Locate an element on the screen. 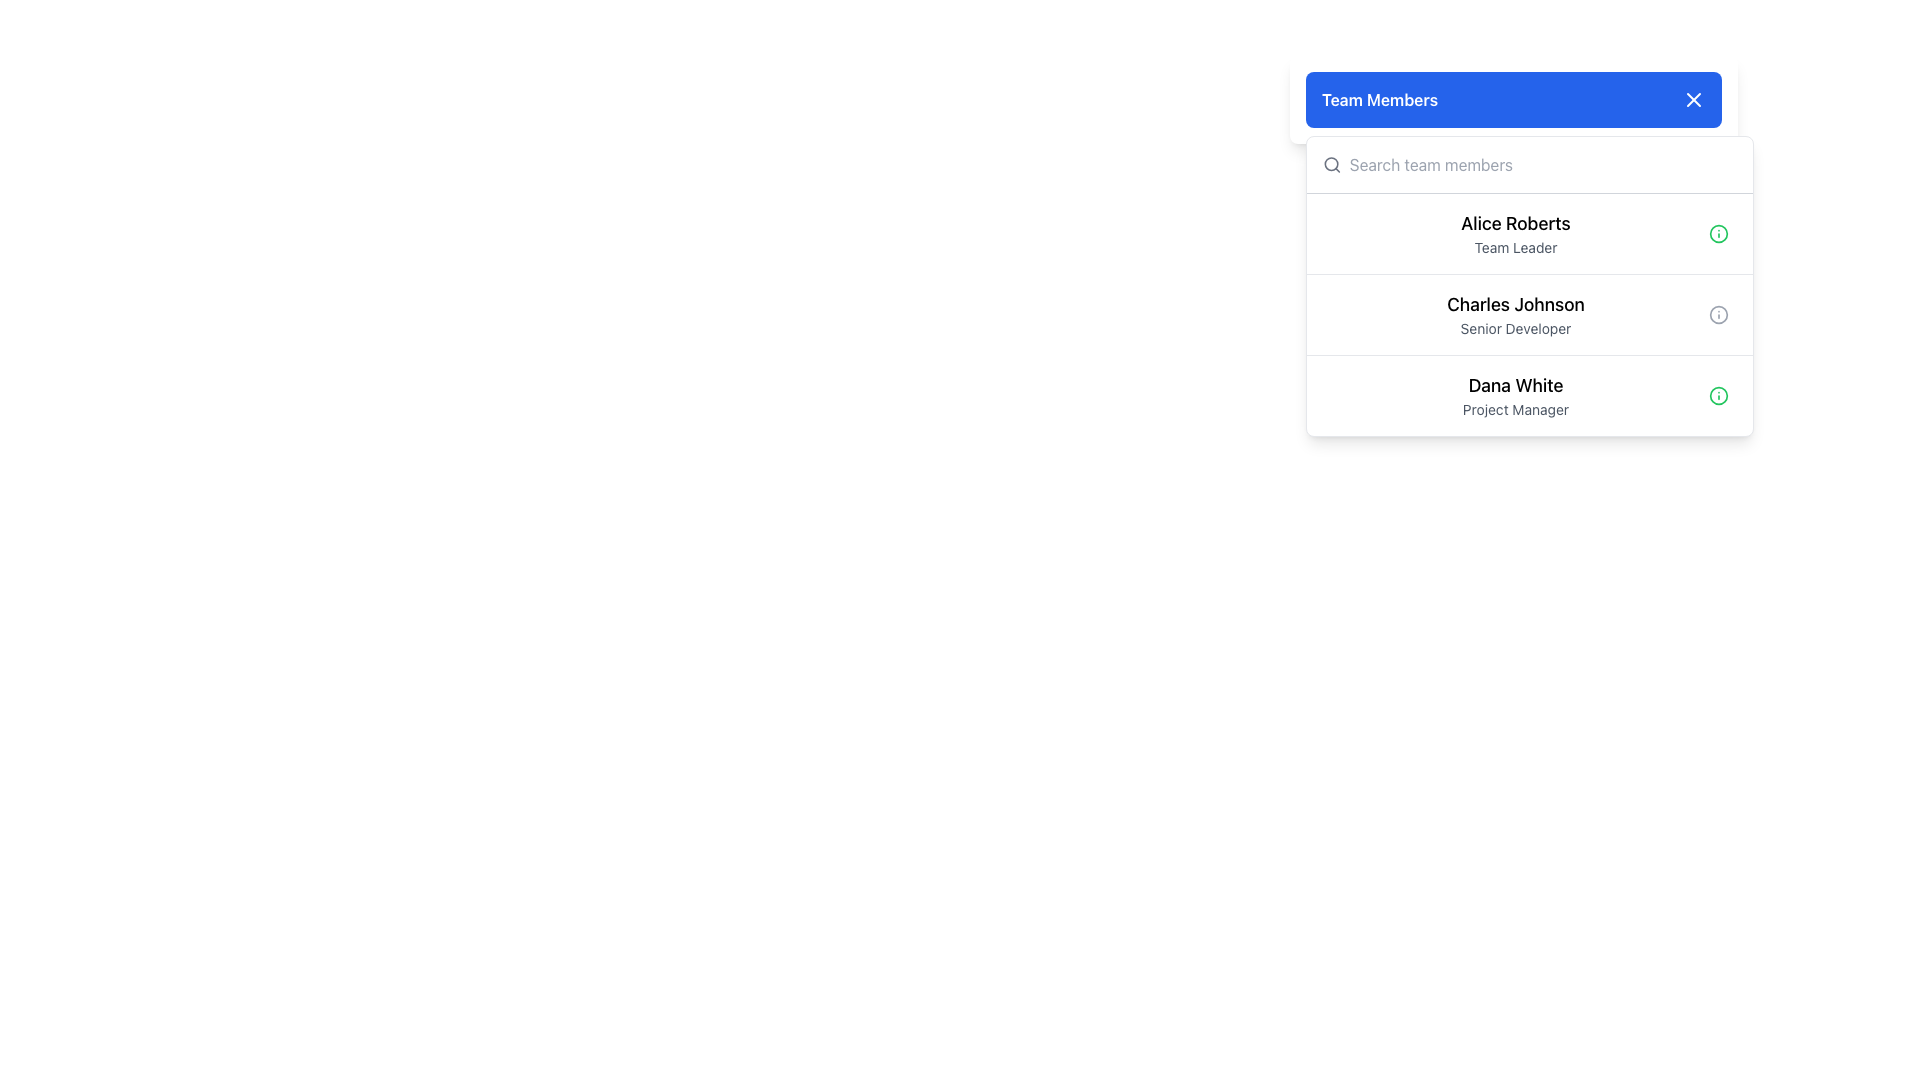 This screenshot has width=1920, height=1080. the close button icon located in the top-right corner of the 'Team Members' header bar is located at coordinates (1693, 100).